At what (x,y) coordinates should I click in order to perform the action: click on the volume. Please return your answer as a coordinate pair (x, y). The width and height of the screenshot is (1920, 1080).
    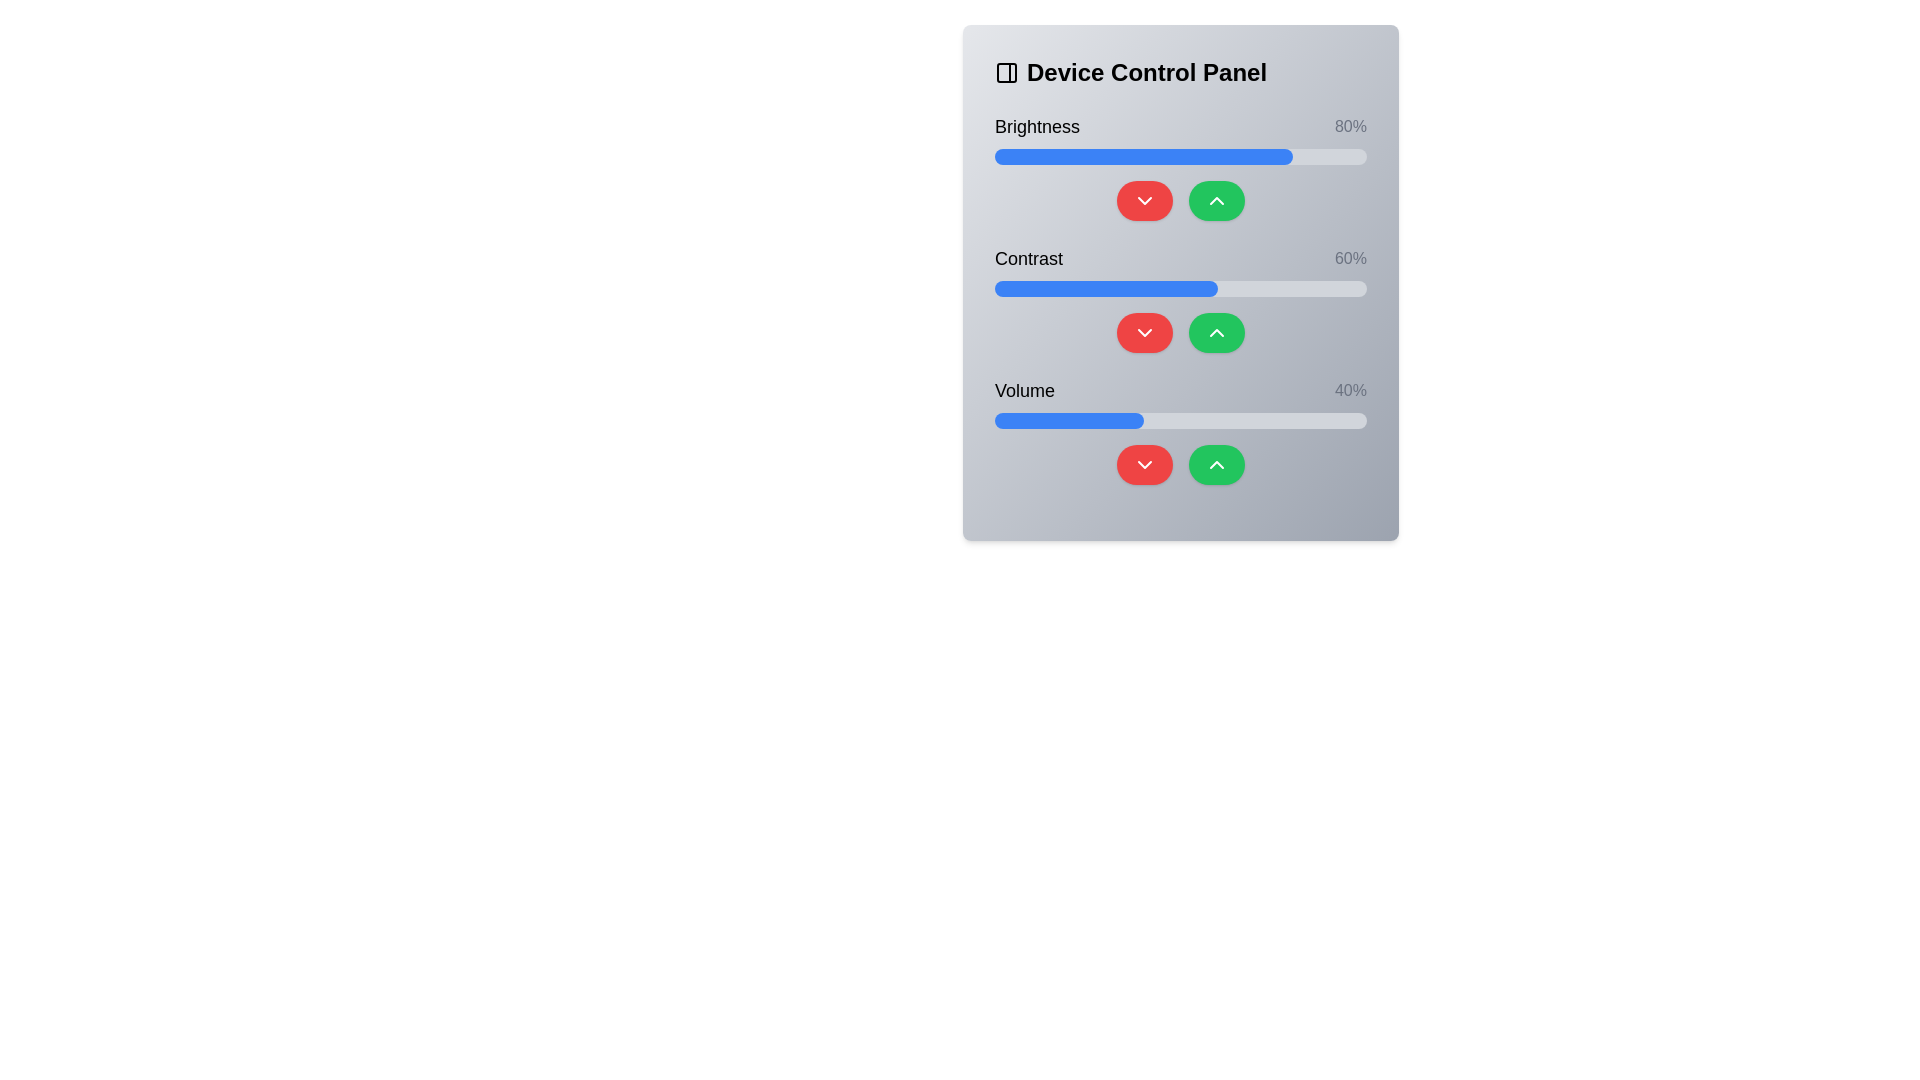
    Looking at the image, I should click on (1362, 419).